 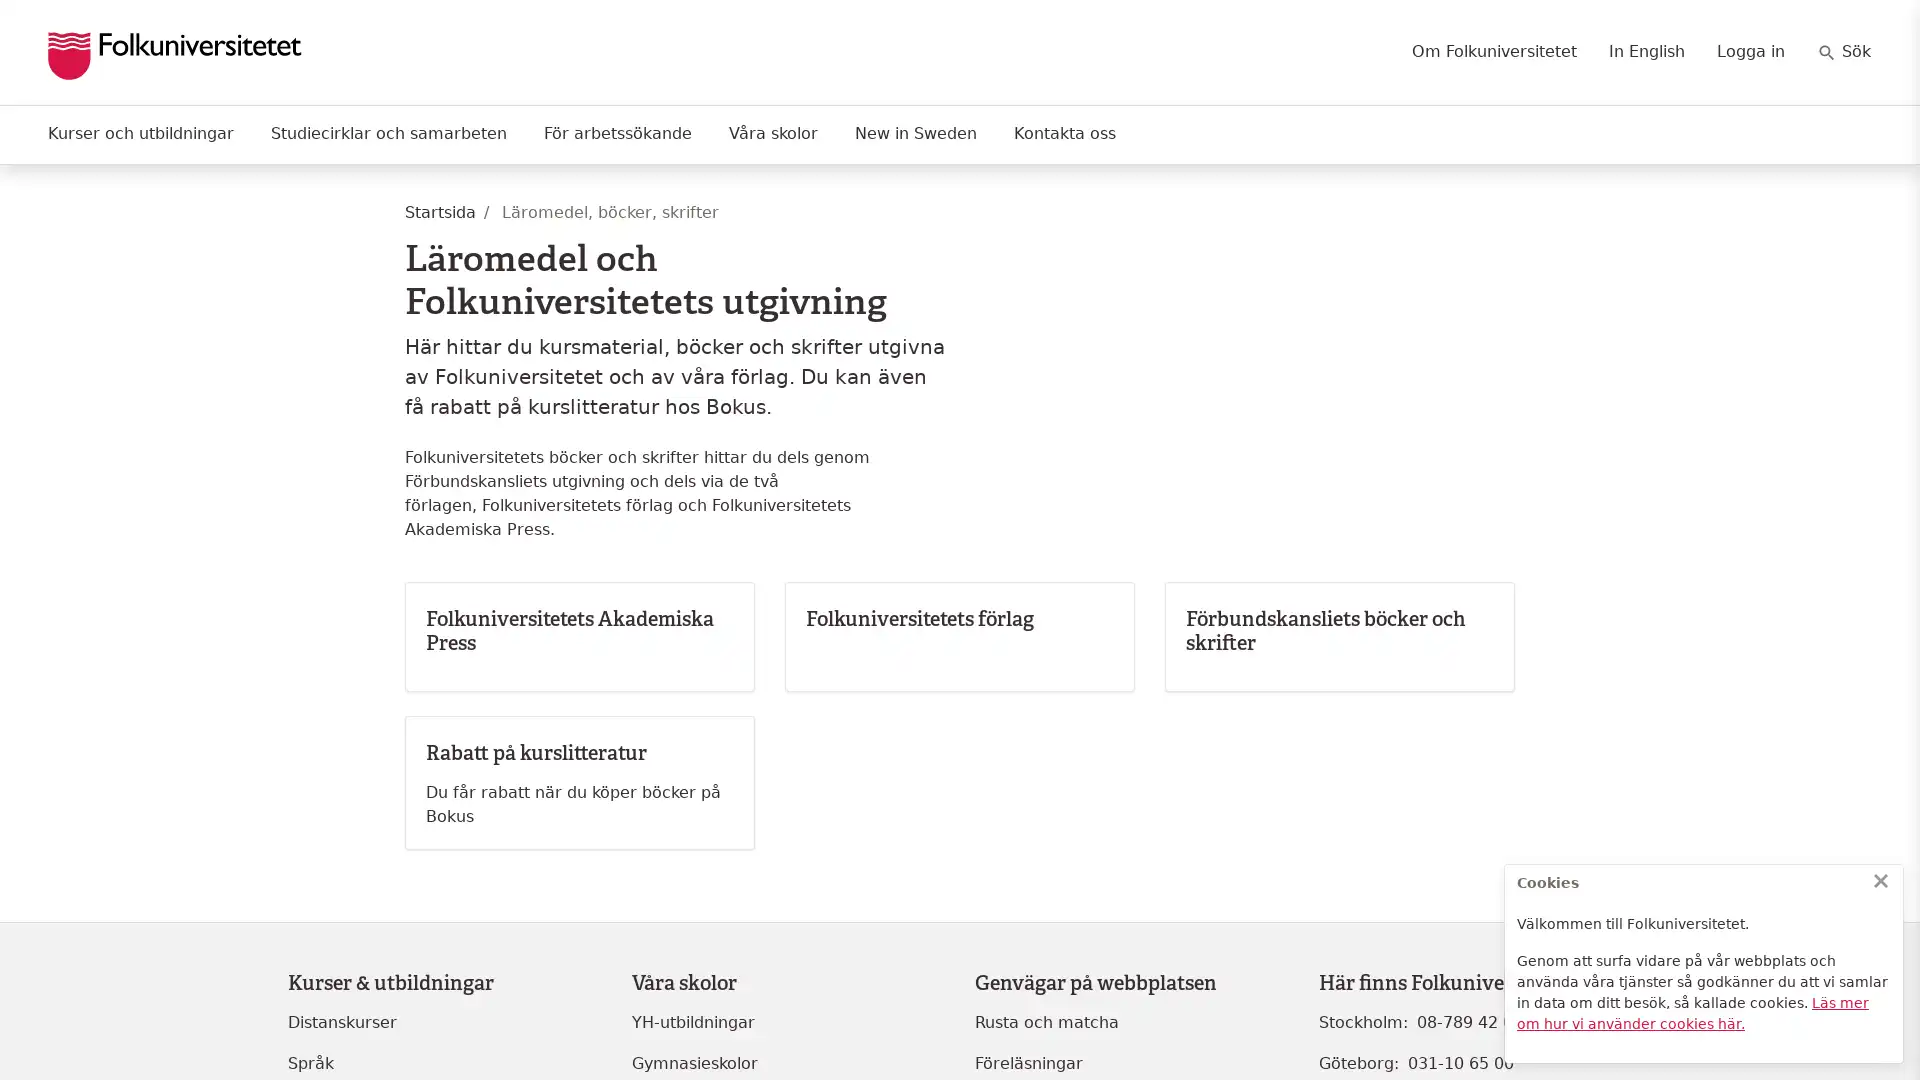 What do you see at coordinates (1880, 879) in the screenshot?
I see `Stang` at bounding box center [1880, 879].